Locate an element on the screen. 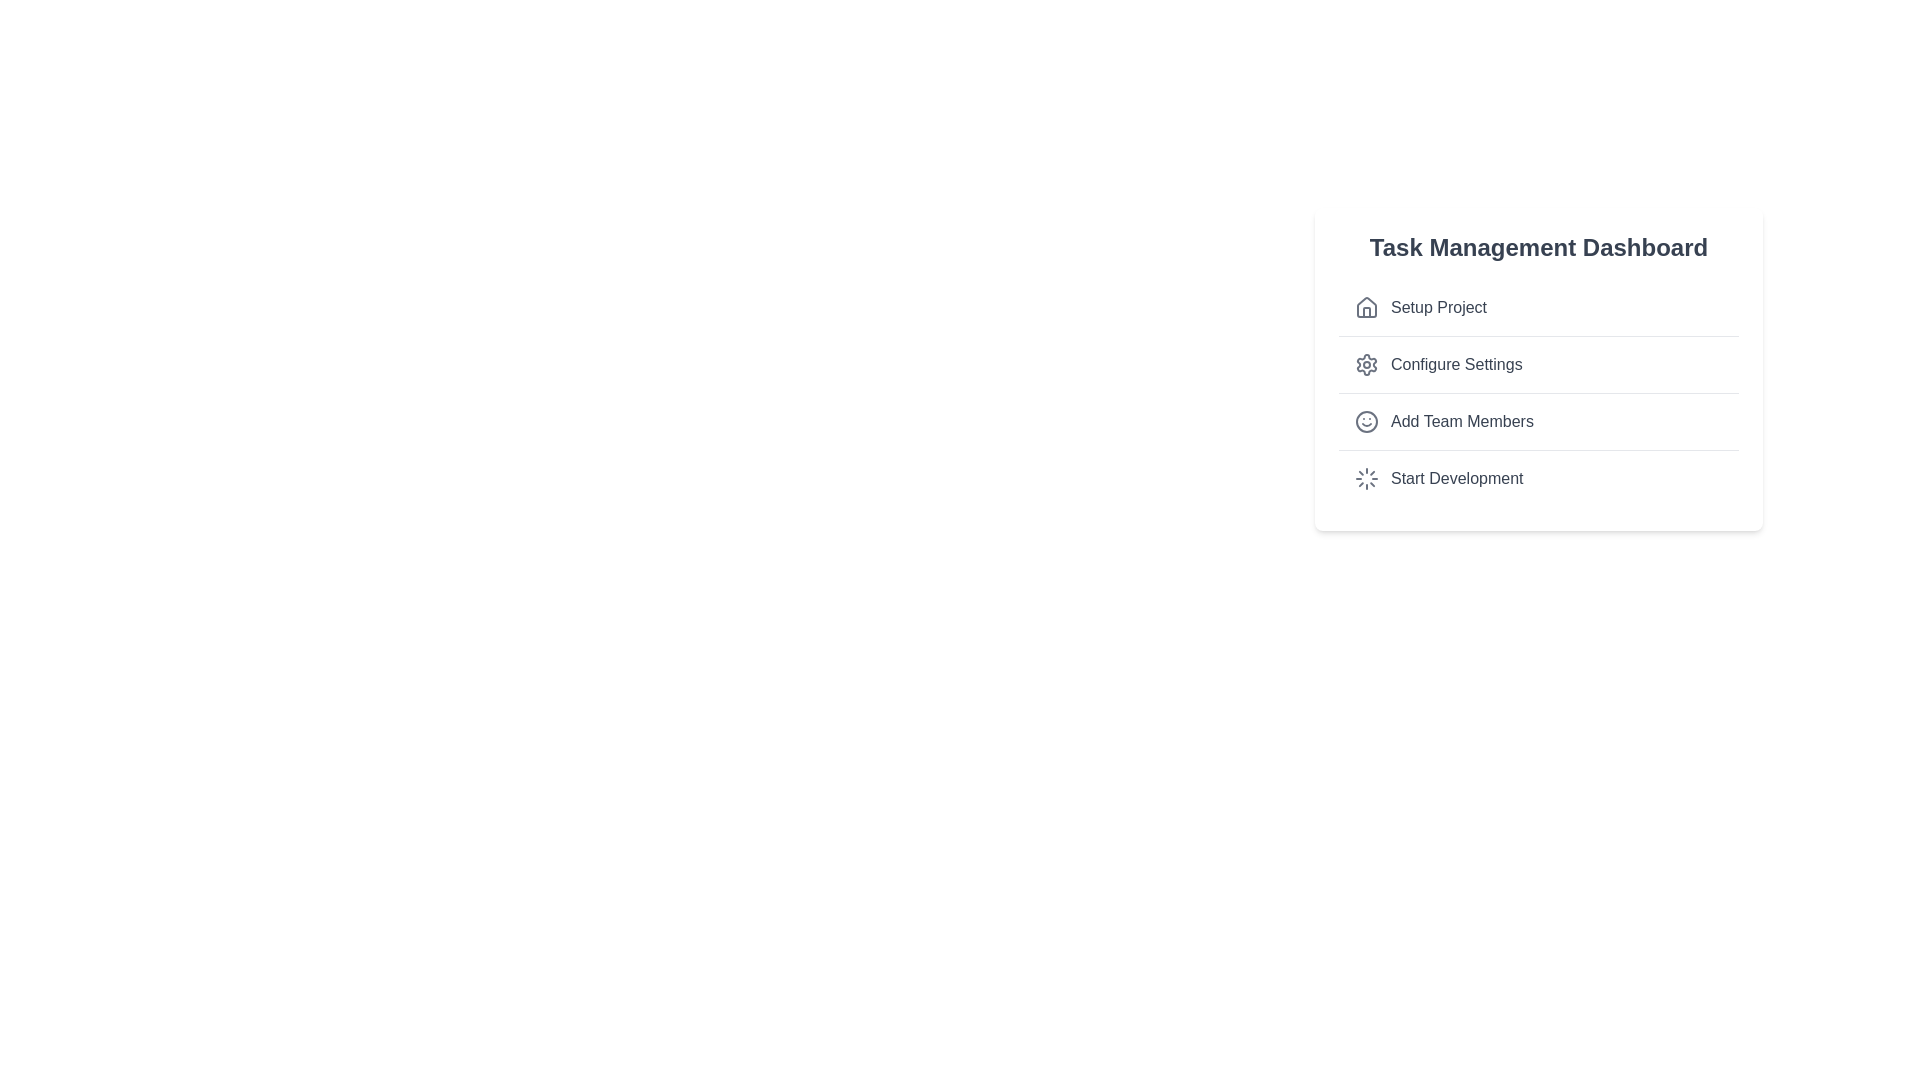 This screenshot has width=1920, height=1080. the first item labeled 'Setup Project' in the Task Management Dashboard is located at coordinates (1538, 308).